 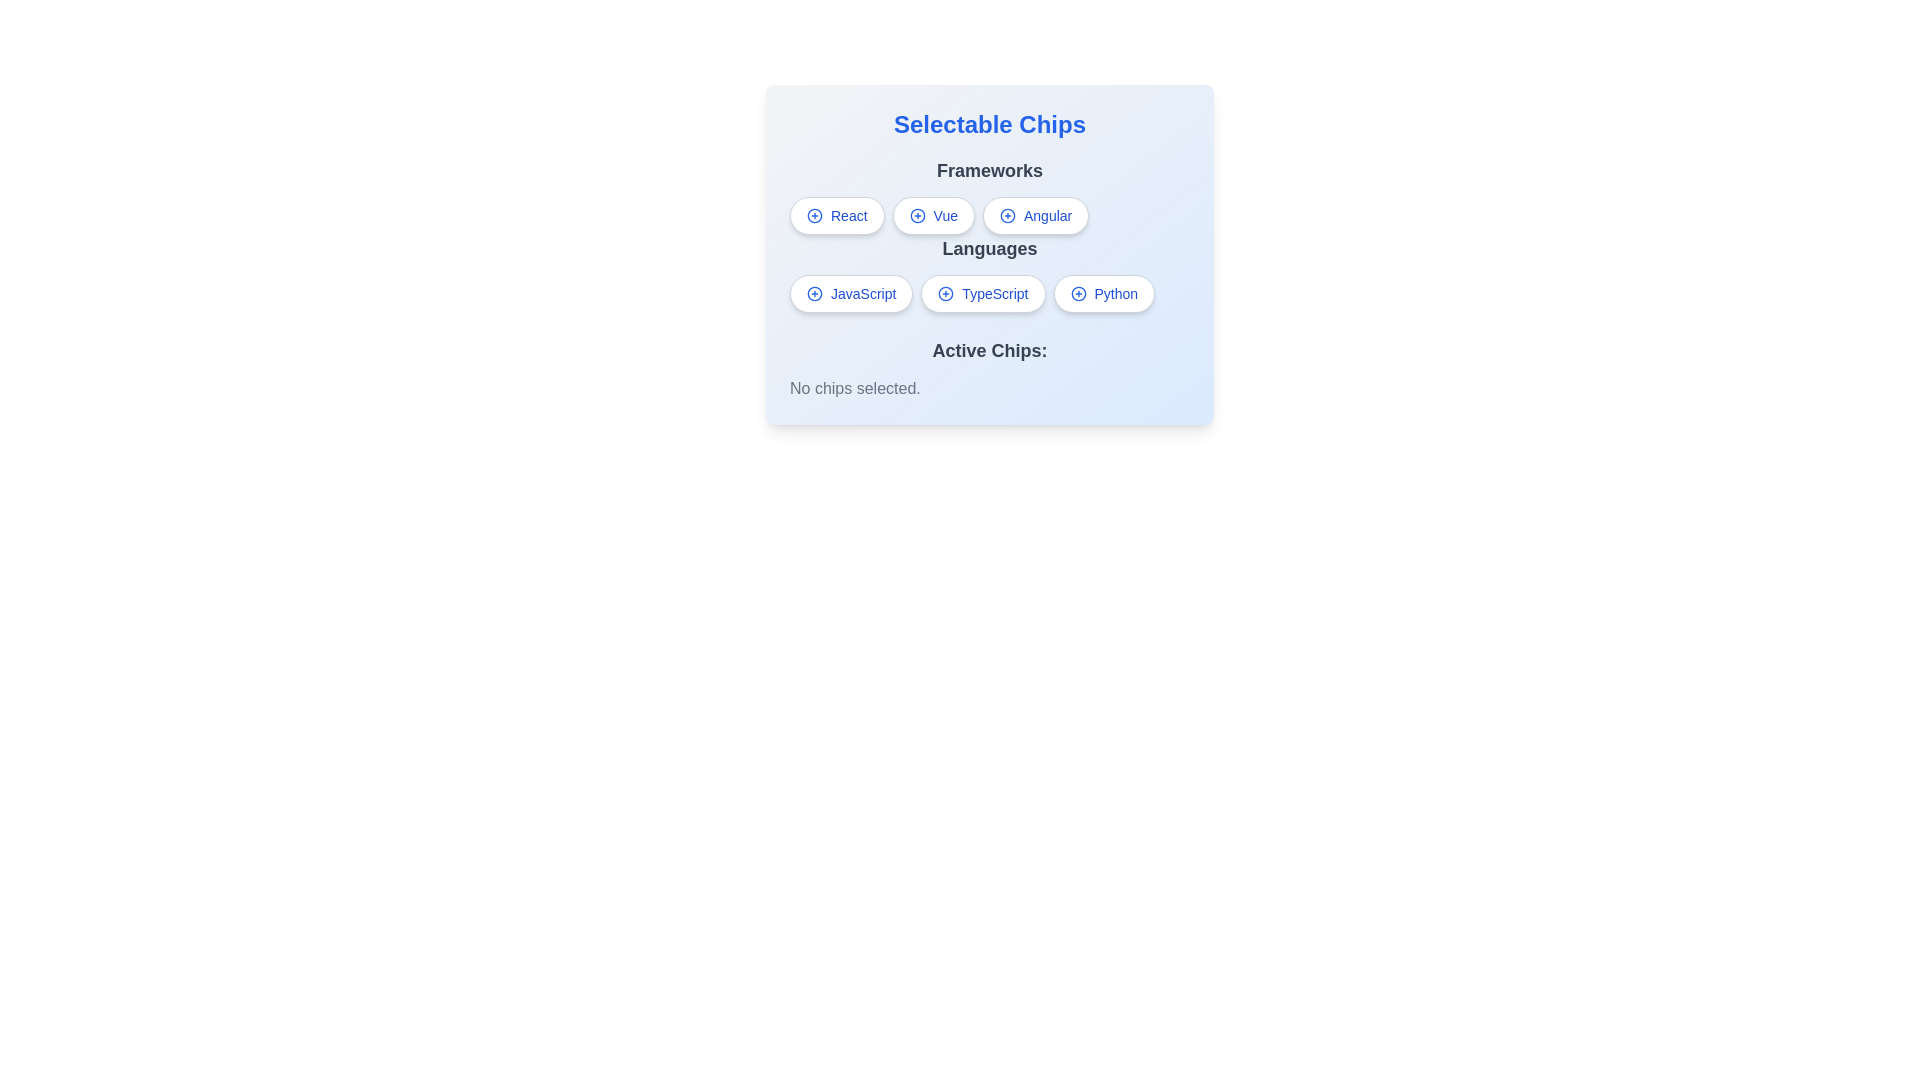 What do you see at coordinates (837, 216) in the screenshot?
I see `the first button-like chip in the 'Frameworks' section to observe any hover effect` at bounding box center [837, 216].